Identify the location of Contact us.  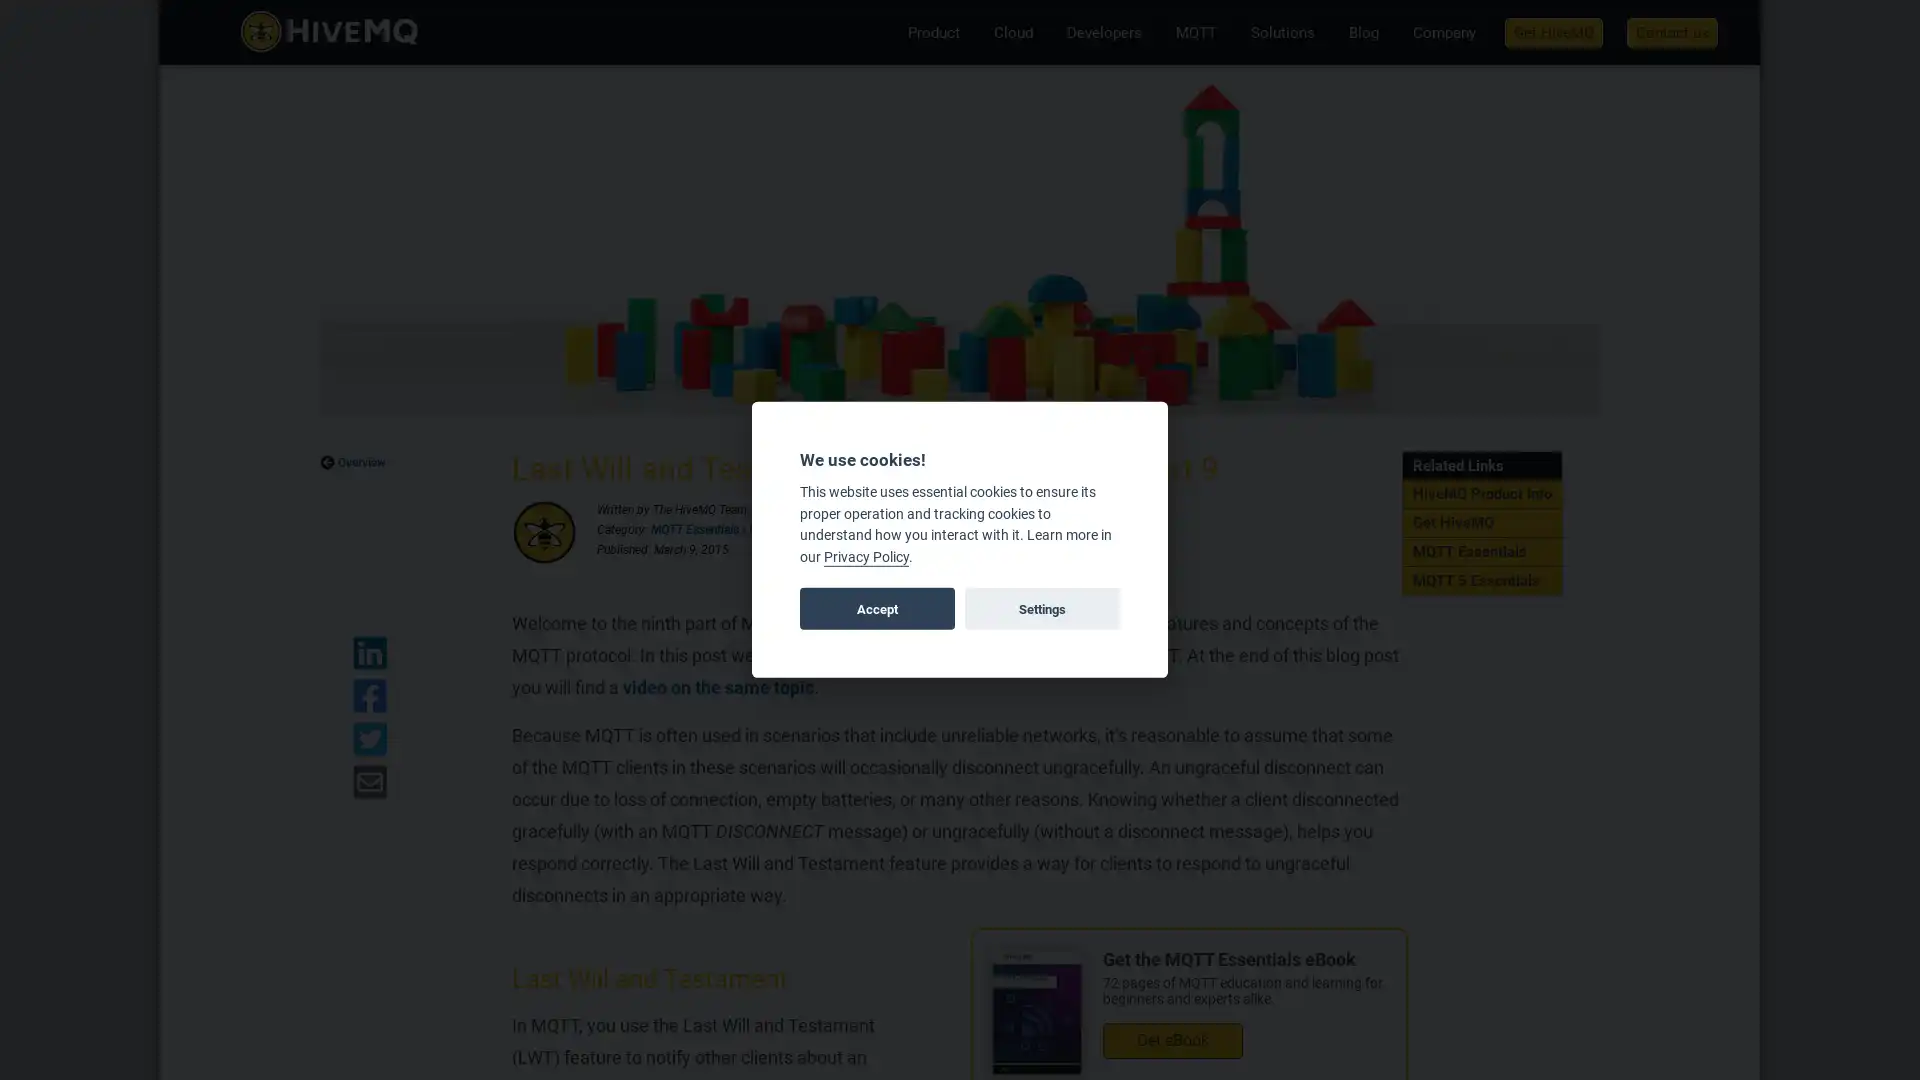
(1672, 31).